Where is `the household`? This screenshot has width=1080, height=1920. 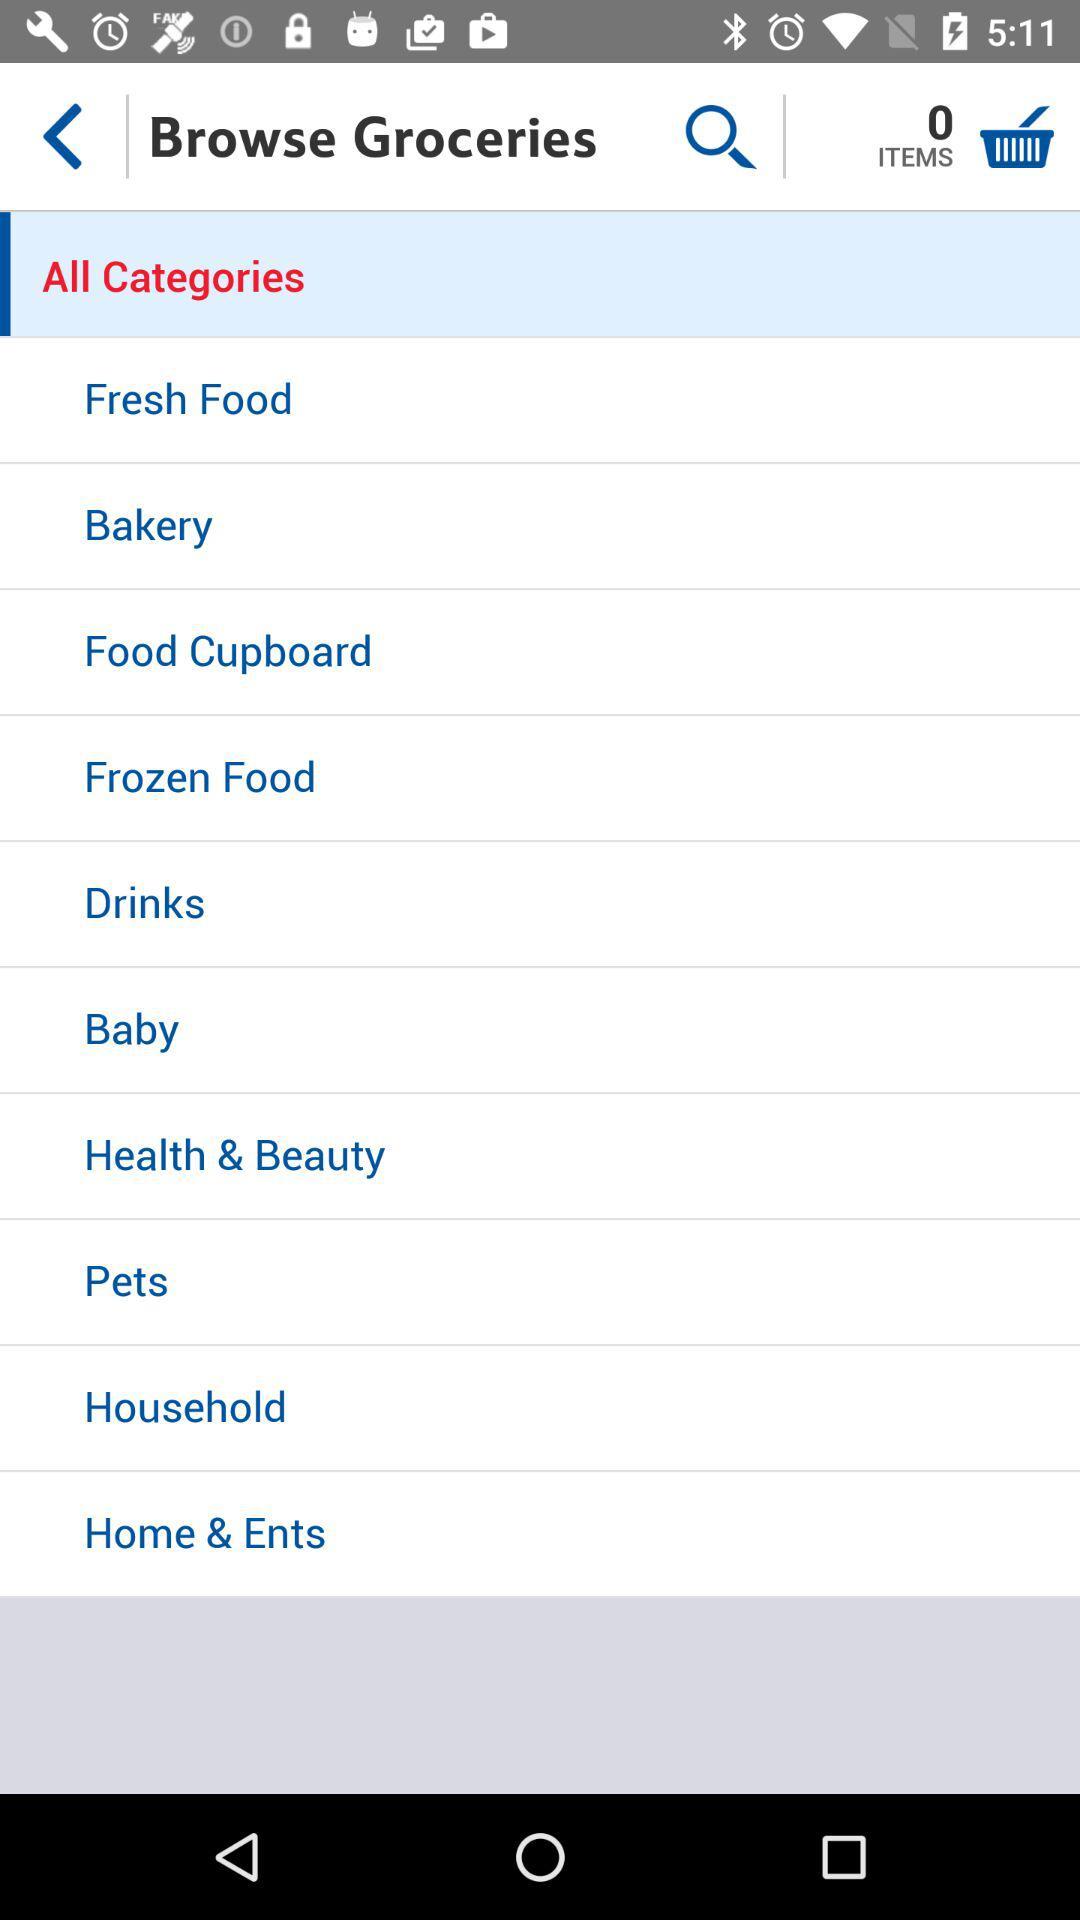
the household is located at coordinates (540, 1408).